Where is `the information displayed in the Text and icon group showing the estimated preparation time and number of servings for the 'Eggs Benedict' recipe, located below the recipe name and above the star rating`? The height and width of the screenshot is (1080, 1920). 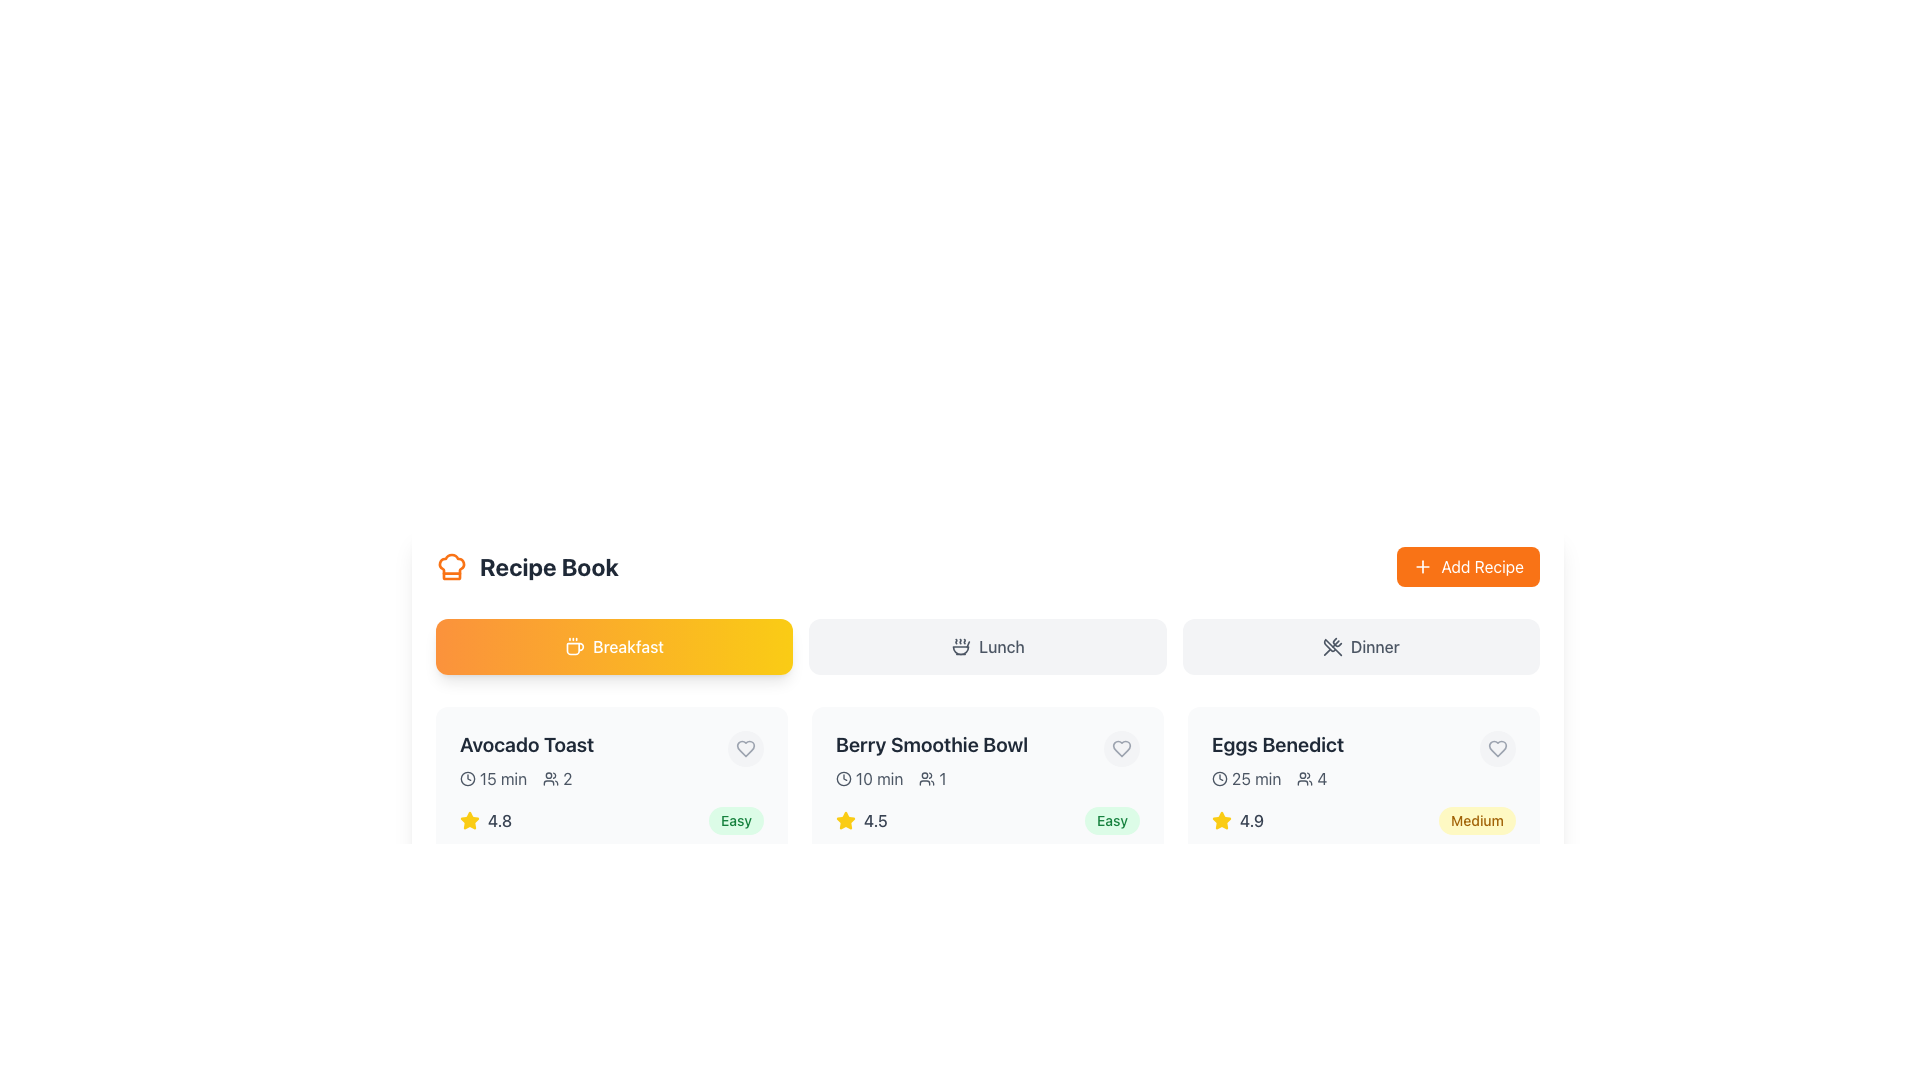 the information displayed in the Text and icon group showing the estimated preparation time and number of servings for the 'Eggs Benedict' recipe, located below the recipe name and above the star rating is located at coordinates (1277, 778).